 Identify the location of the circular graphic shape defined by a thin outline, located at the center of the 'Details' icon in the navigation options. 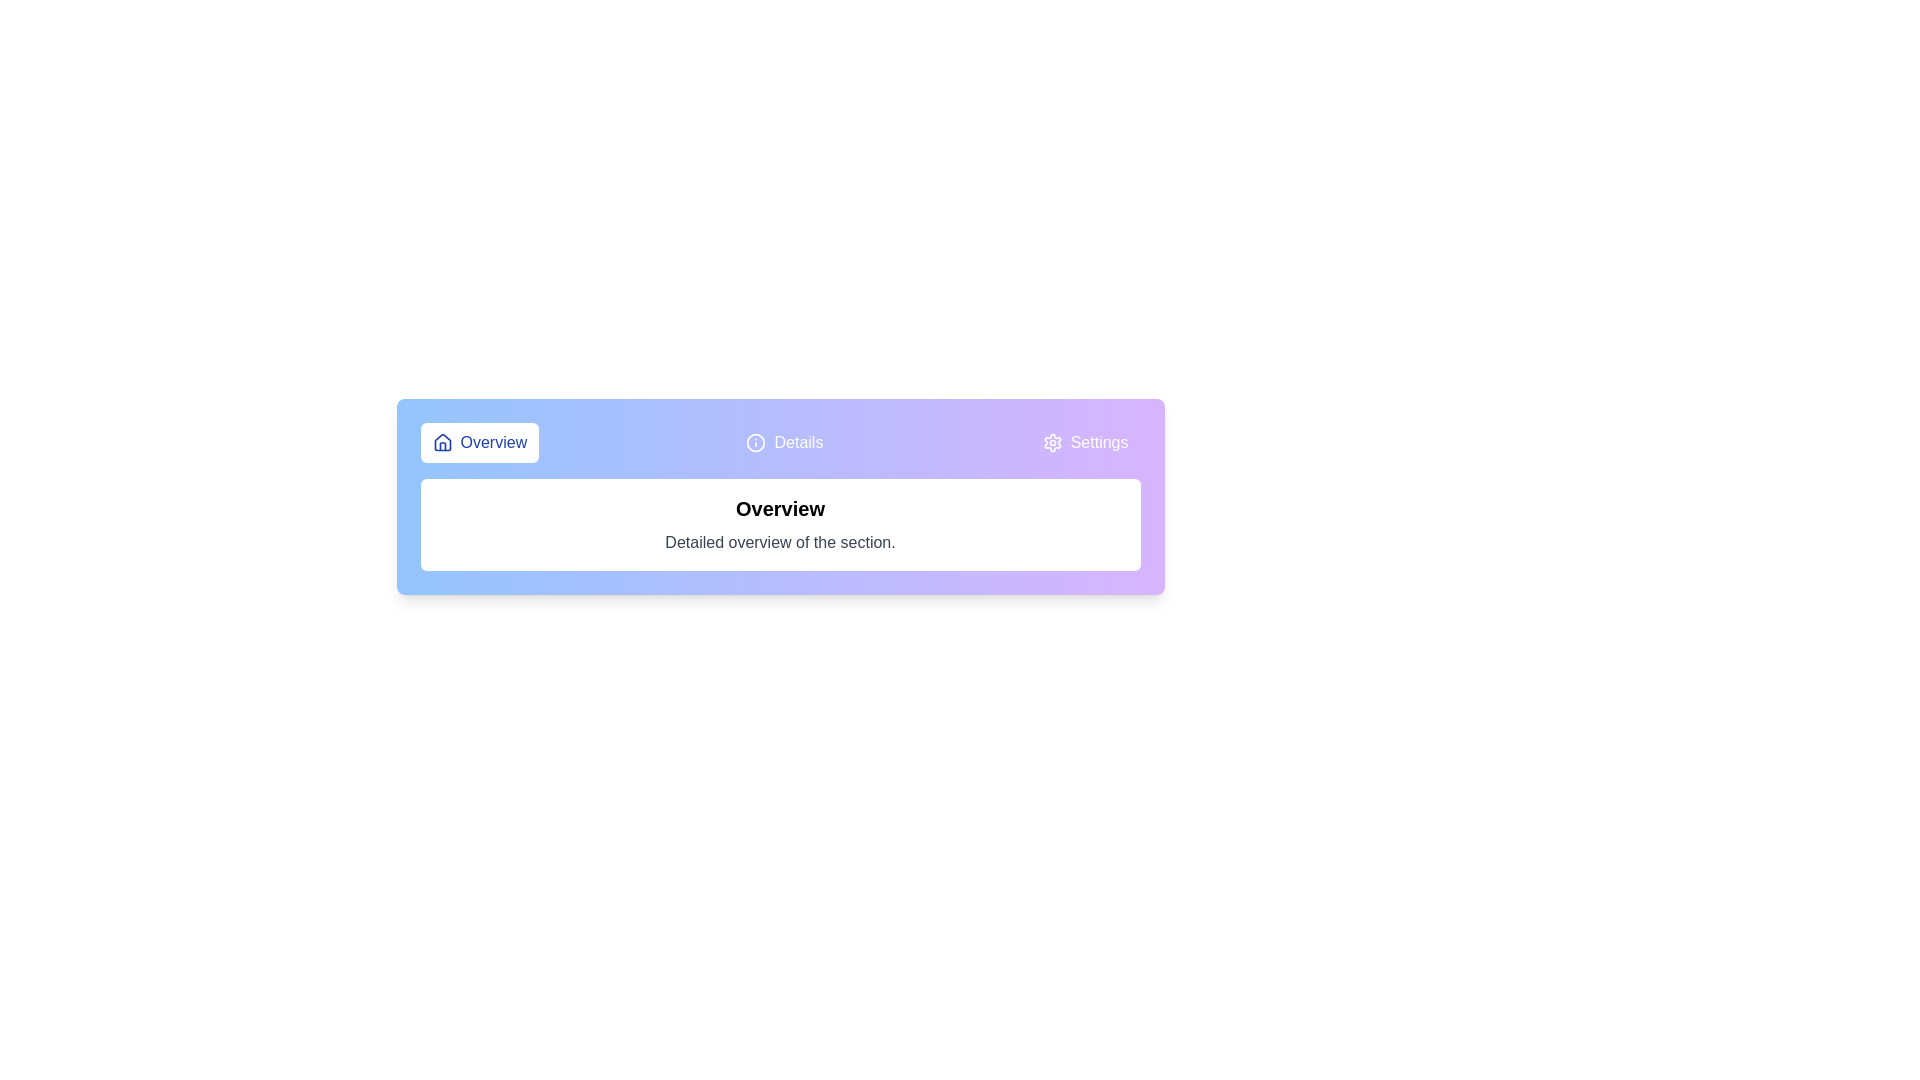
(755, 442).